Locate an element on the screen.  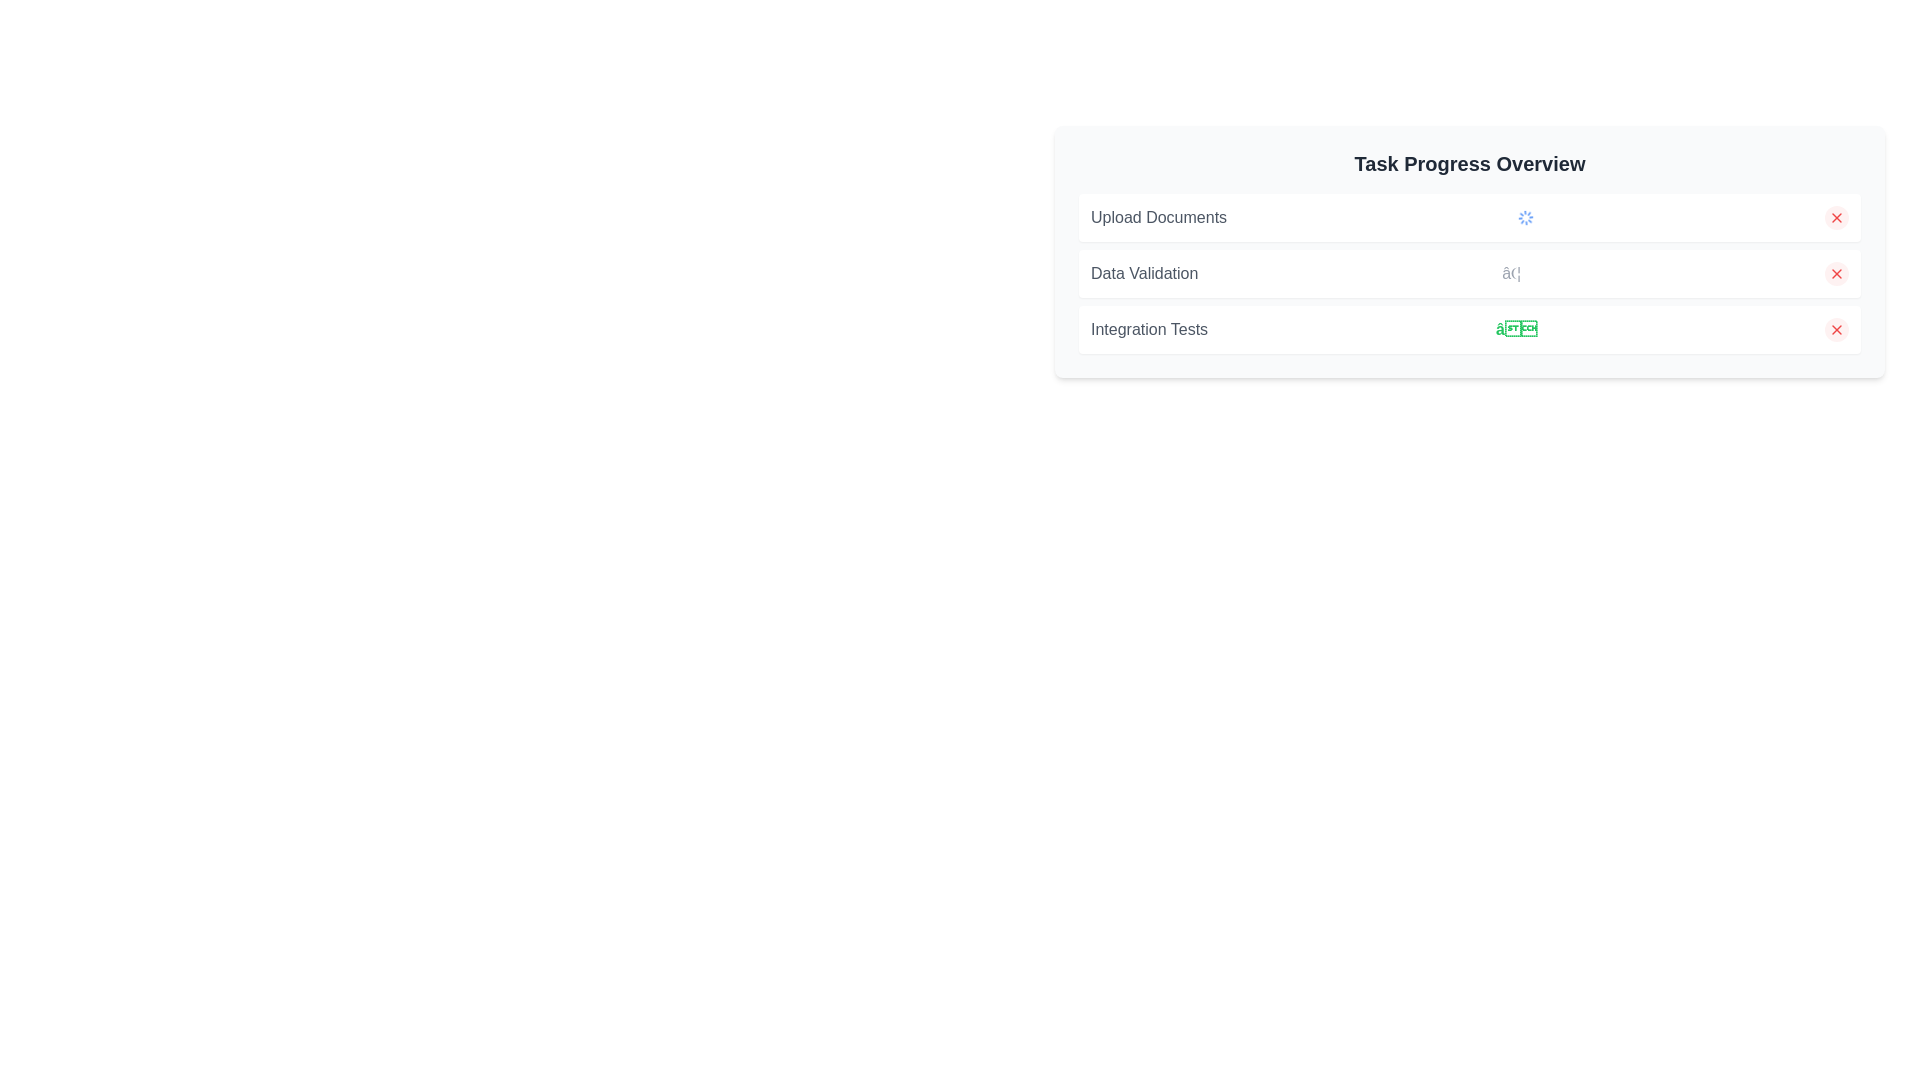
the circular pale red button with a red 'X' icon in the 'Data Validation' section of the 'Task Progress Overview' list is located at coordinates (1837, 273).